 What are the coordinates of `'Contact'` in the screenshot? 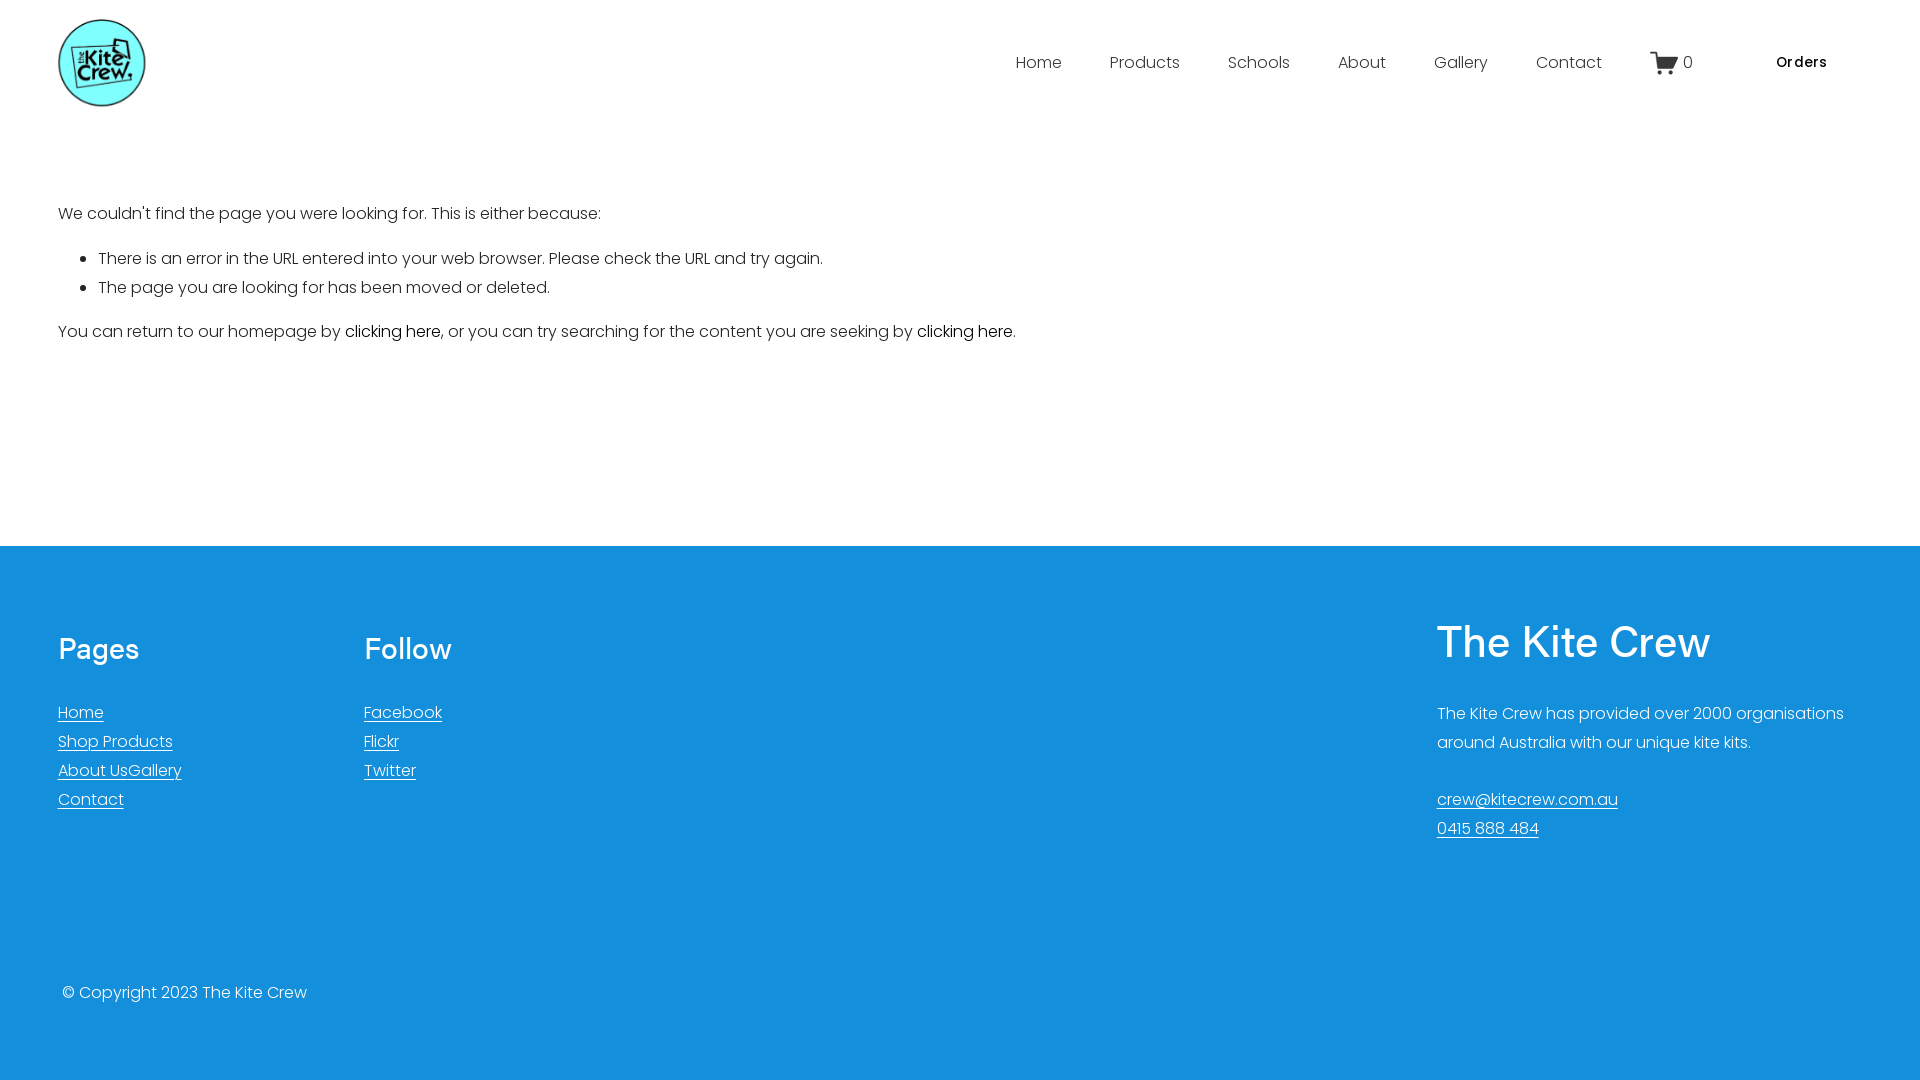 It's located at (1568, 61).